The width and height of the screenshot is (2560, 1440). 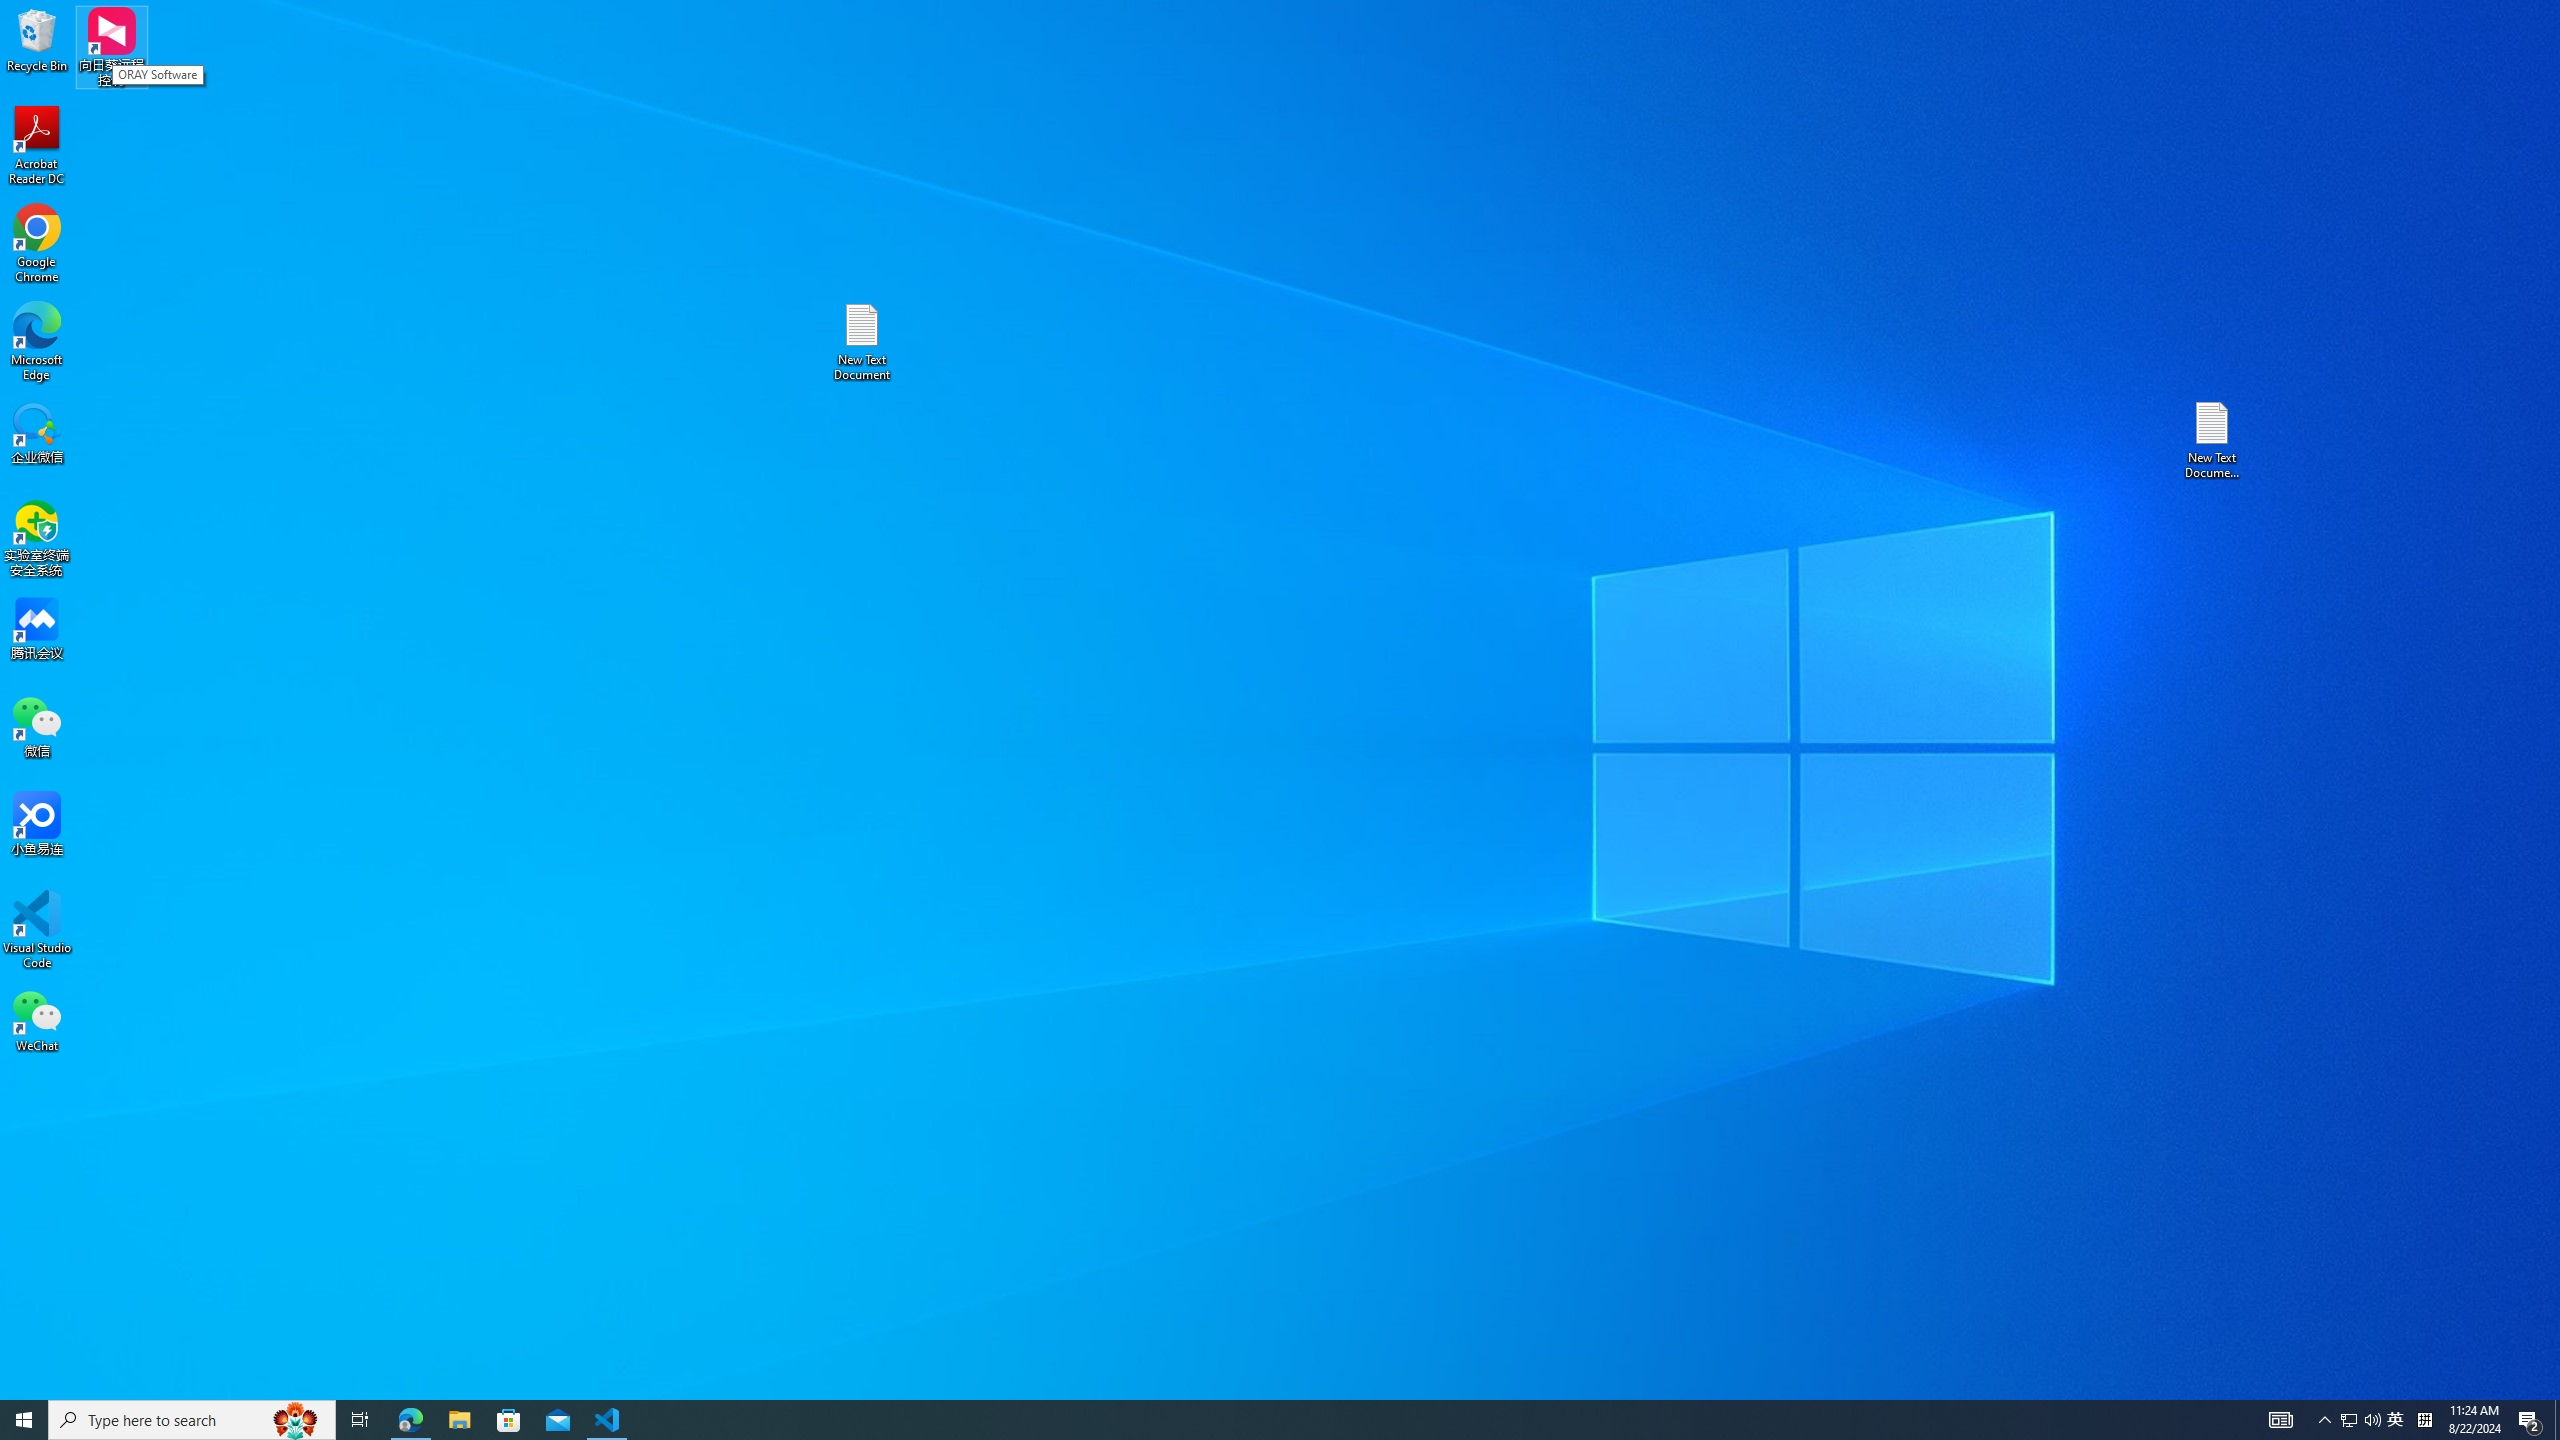 What do you see at coordinates (860, 341) in the screenshot?
I see `'New Text Document'` at bounding box center [860, 341].